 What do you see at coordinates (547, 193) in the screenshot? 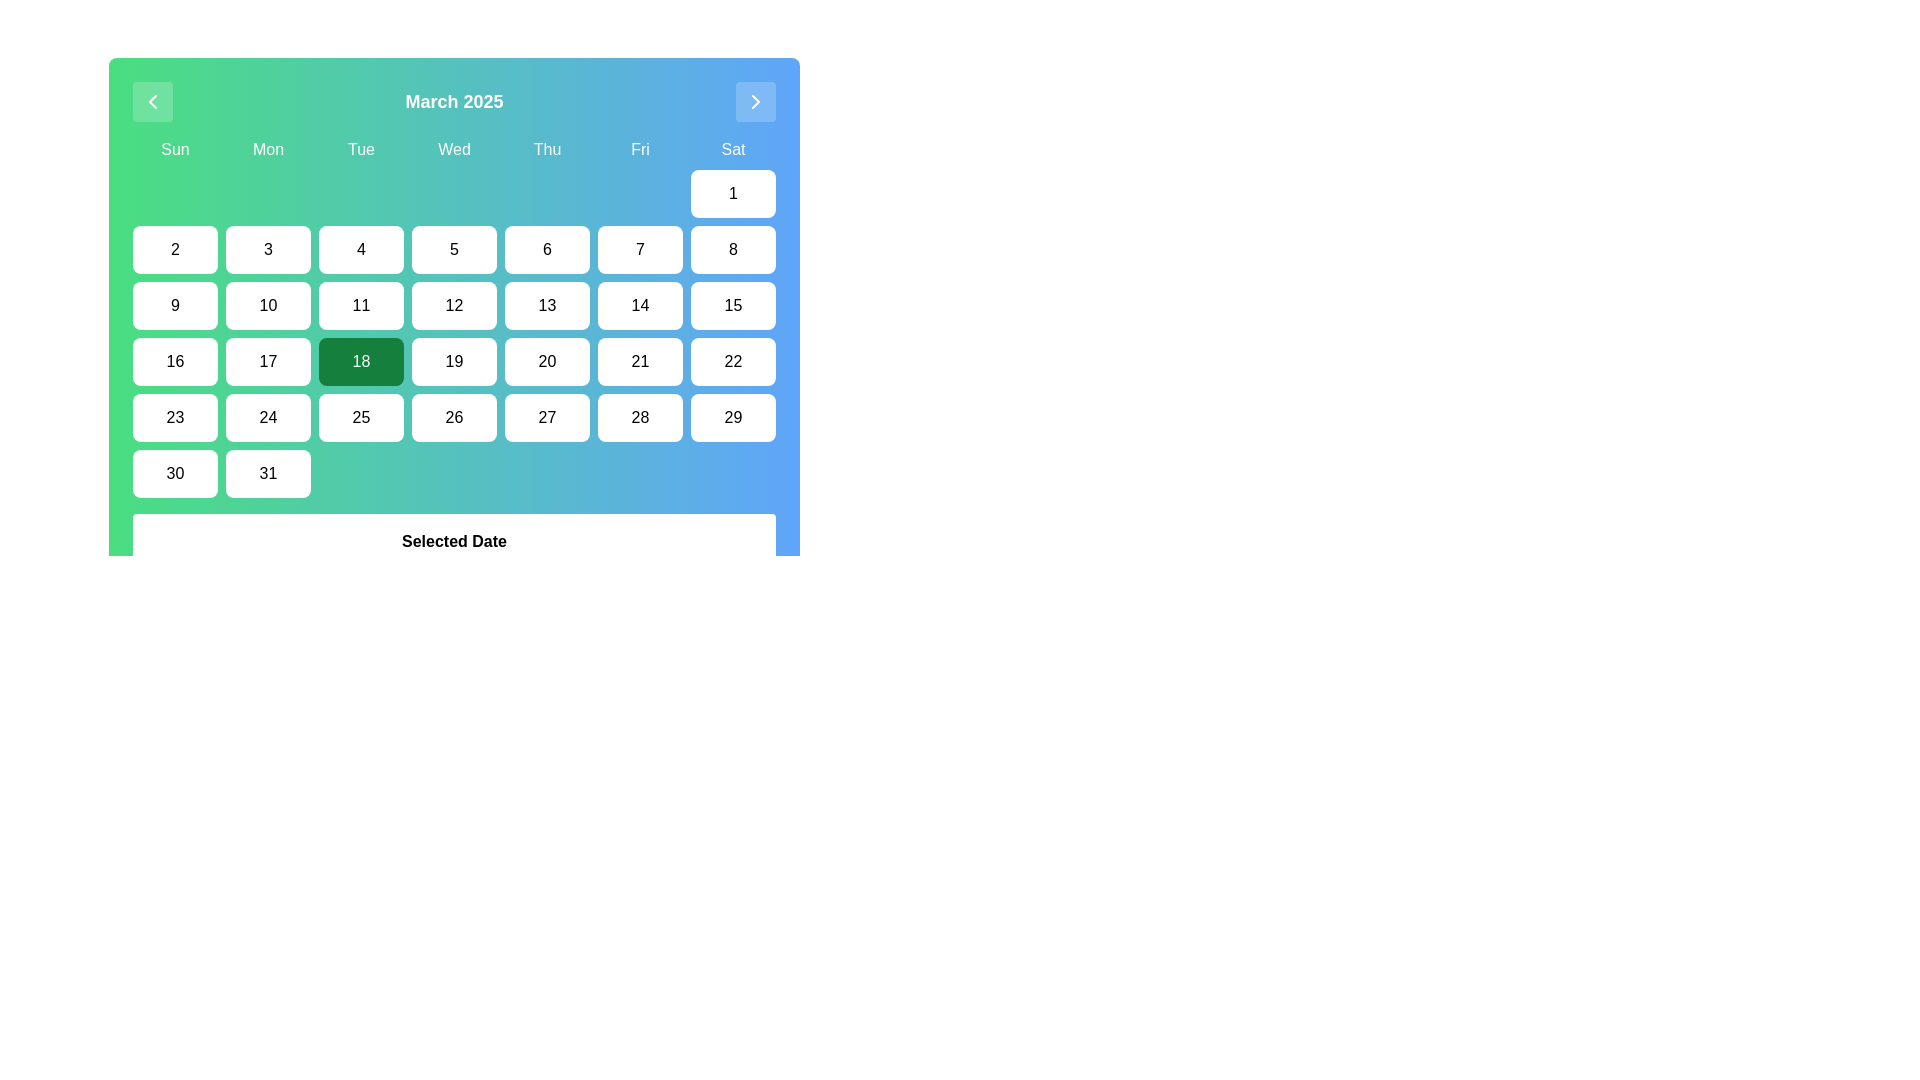
I see `the placeholder status of the grid cell located in the fifth position of the first row under the 'Thu' header` at bounding box center [547, 193].